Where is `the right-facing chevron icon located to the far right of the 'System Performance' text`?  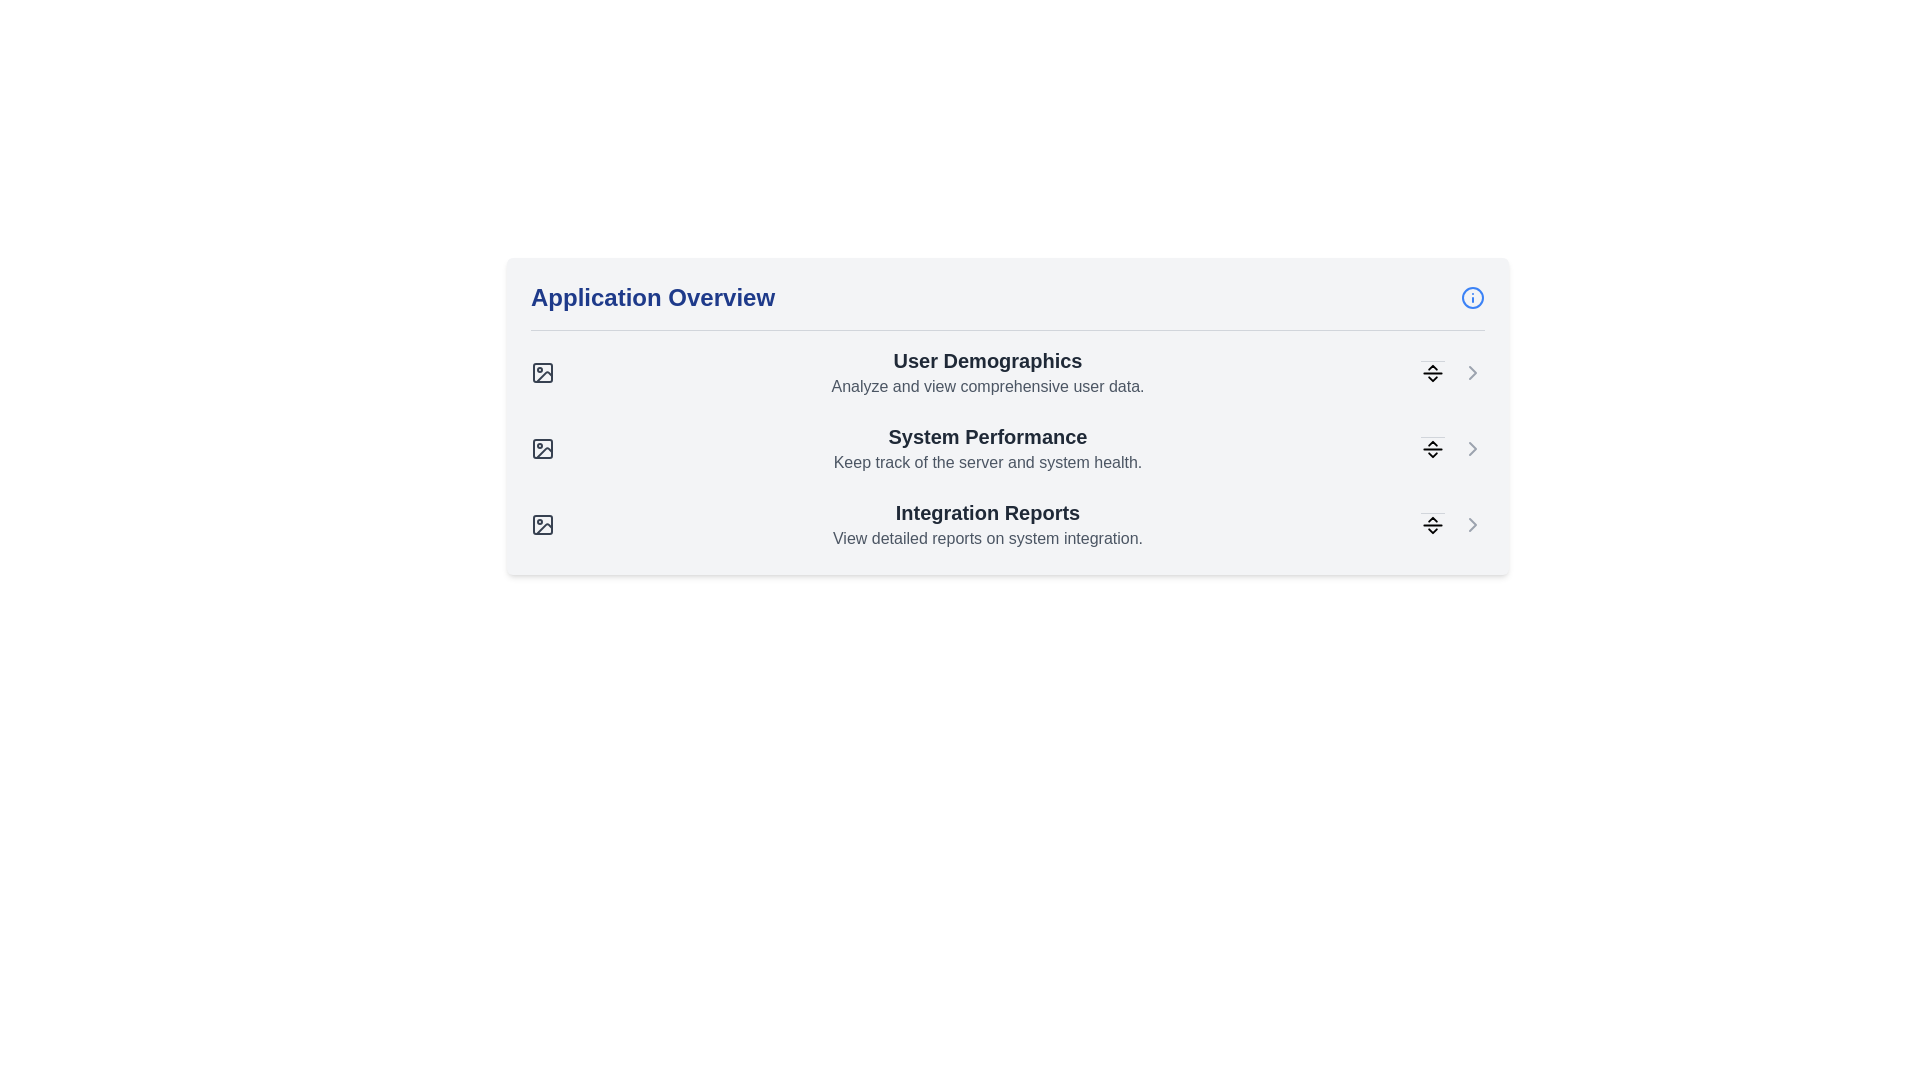 the right-facing chevron icon located to the far right of the 'System Performance' text is located at coordinates (1473, 447).